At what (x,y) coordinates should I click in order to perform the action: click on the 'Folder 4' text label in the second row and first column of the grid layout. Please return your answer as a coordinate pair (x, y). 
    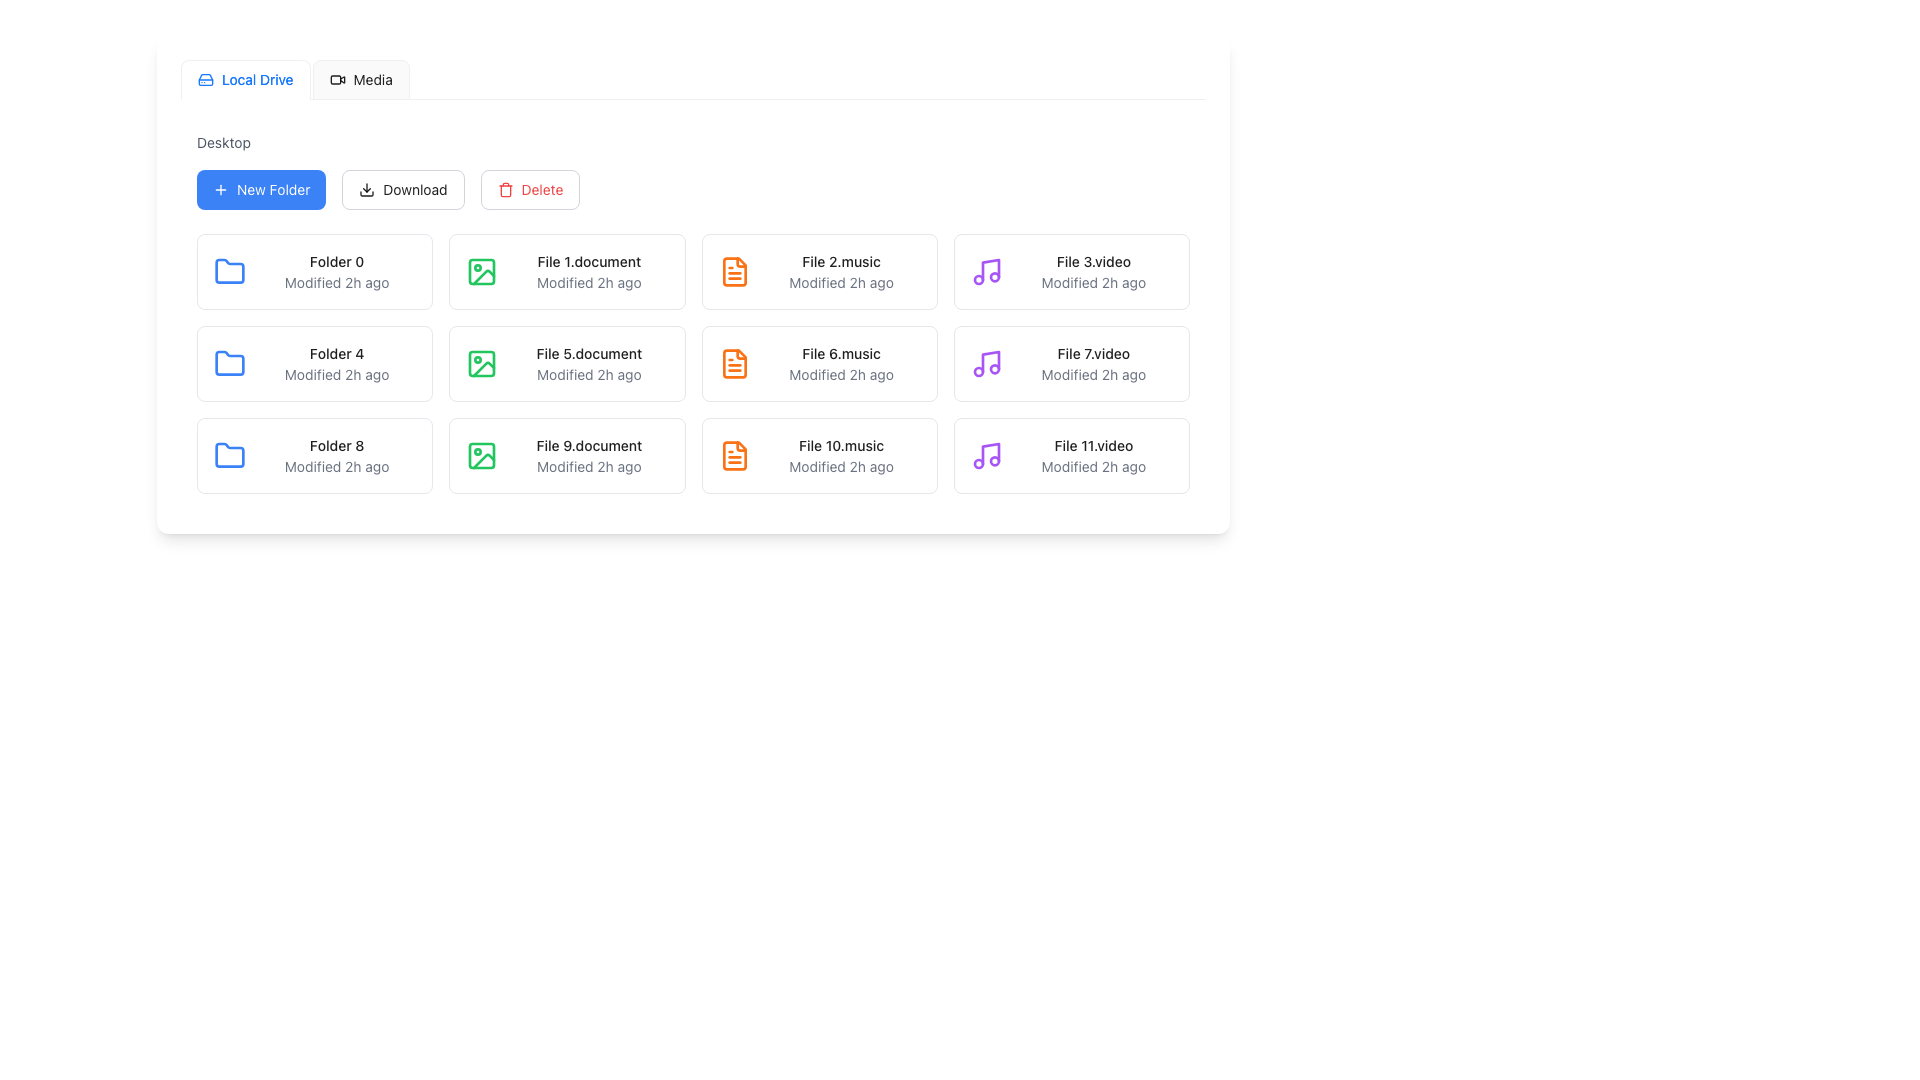
    Looking at the image, I should click on (337, 353).